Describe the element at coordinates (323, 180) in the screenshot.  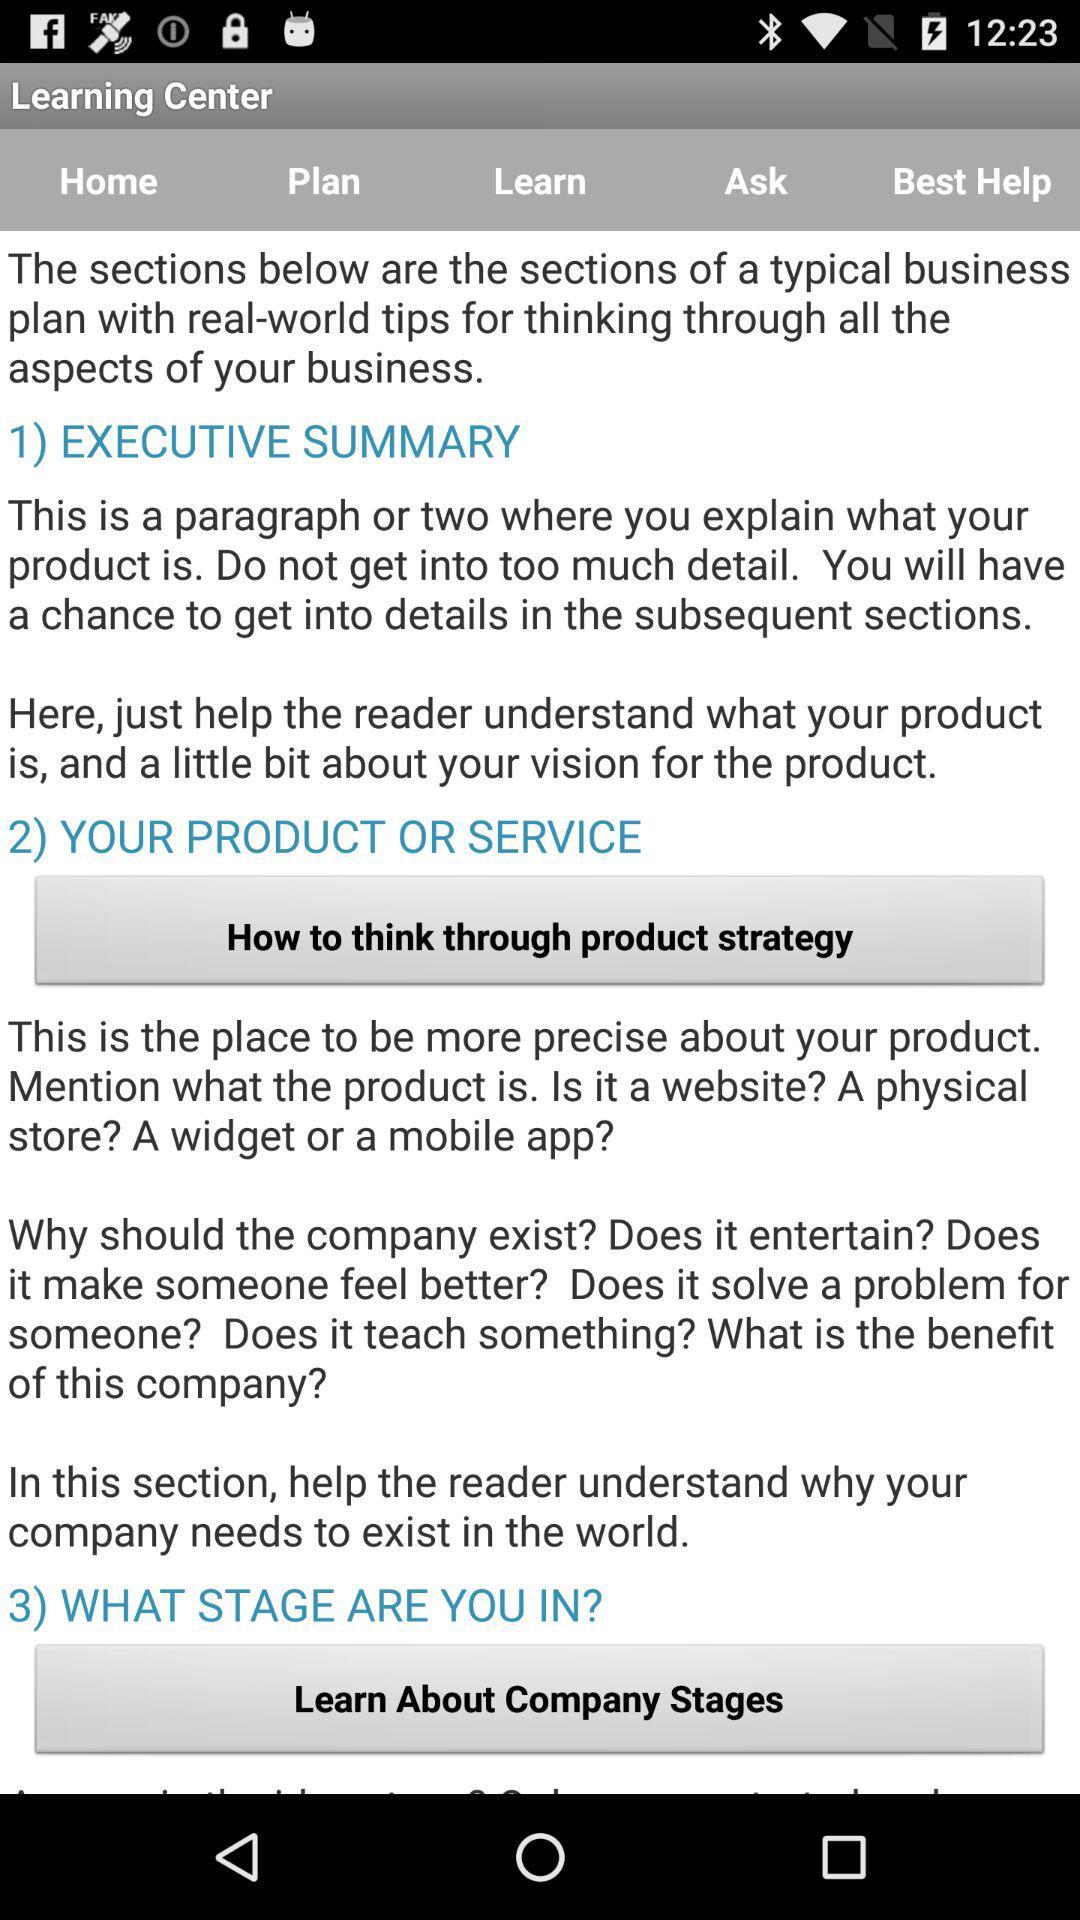
I see `plan which is next to home` at that location.